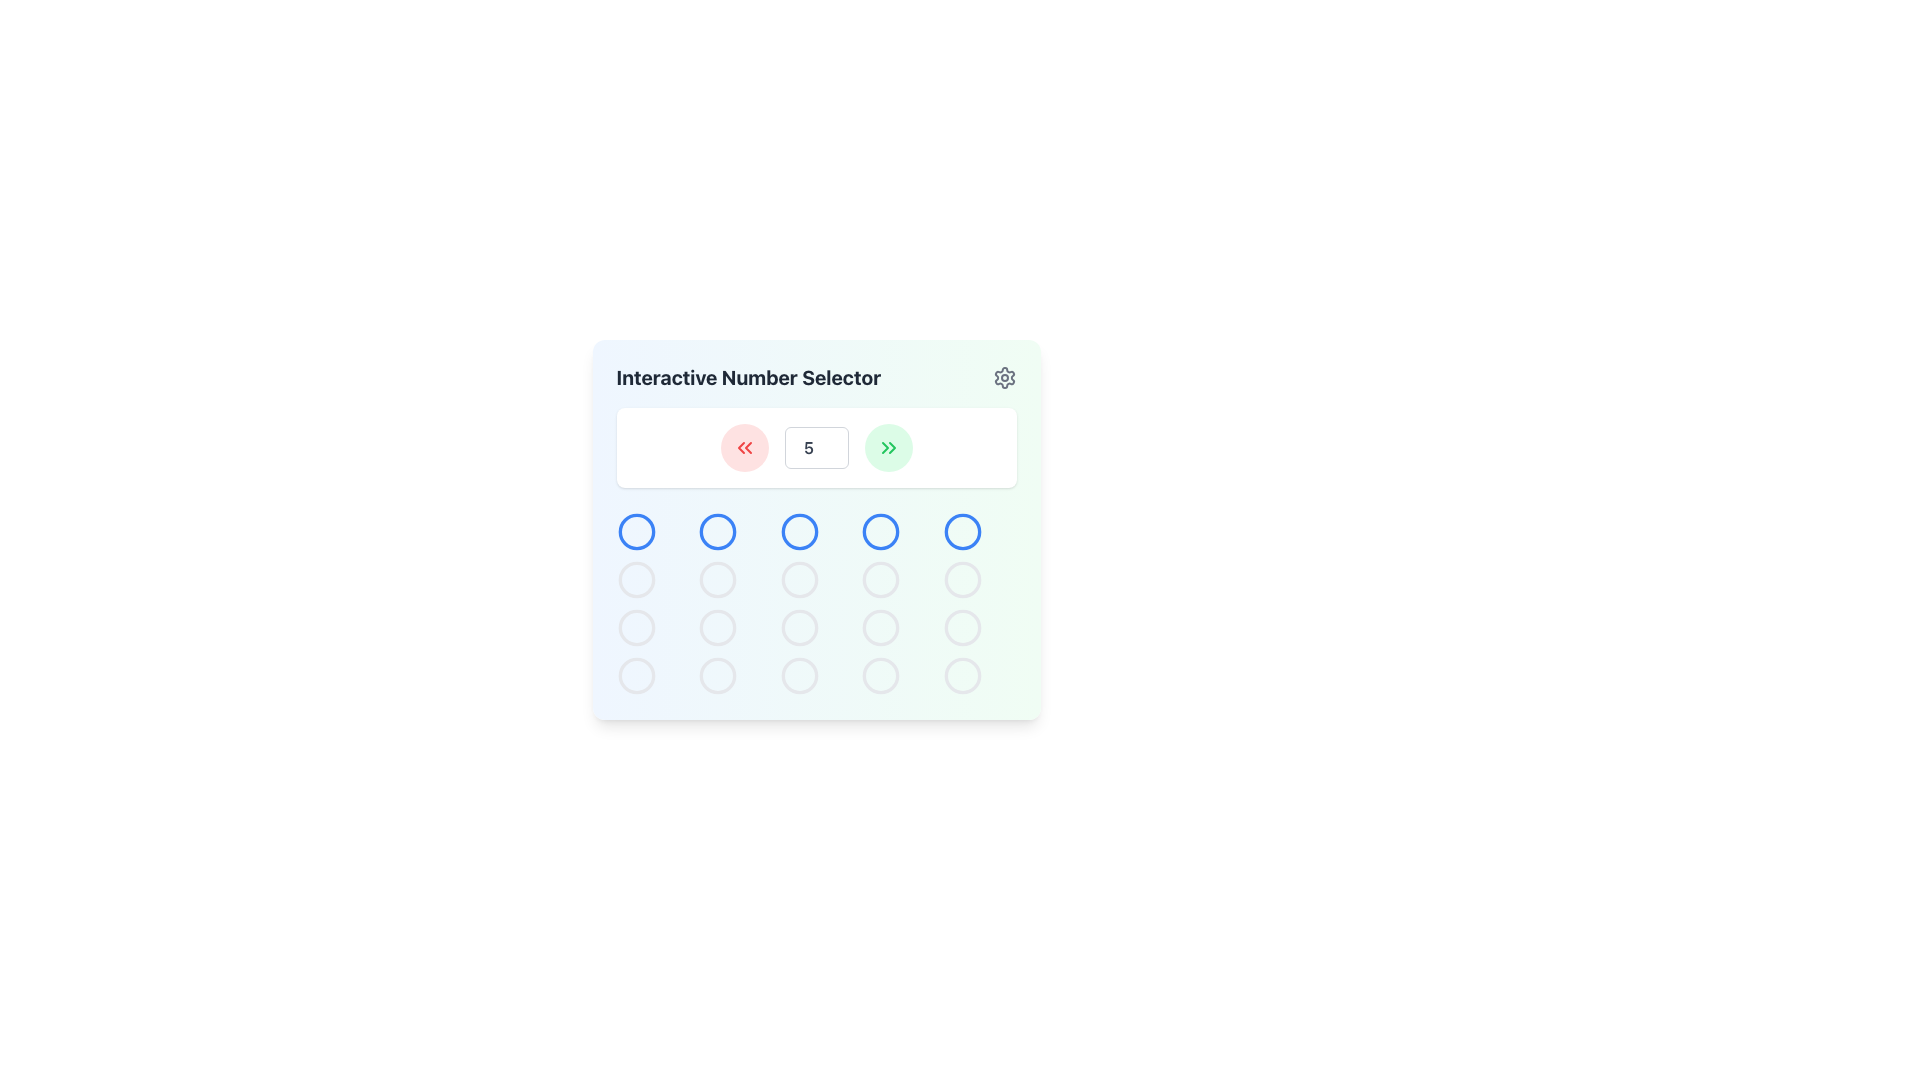 The width and height of the screenshot is (1920, 1080). I want to click on the SVG Circle Element with a blue outline located in the last column of the third row within the grid of circles under the 'Interactive Number Selector' title, so click(962, 531).